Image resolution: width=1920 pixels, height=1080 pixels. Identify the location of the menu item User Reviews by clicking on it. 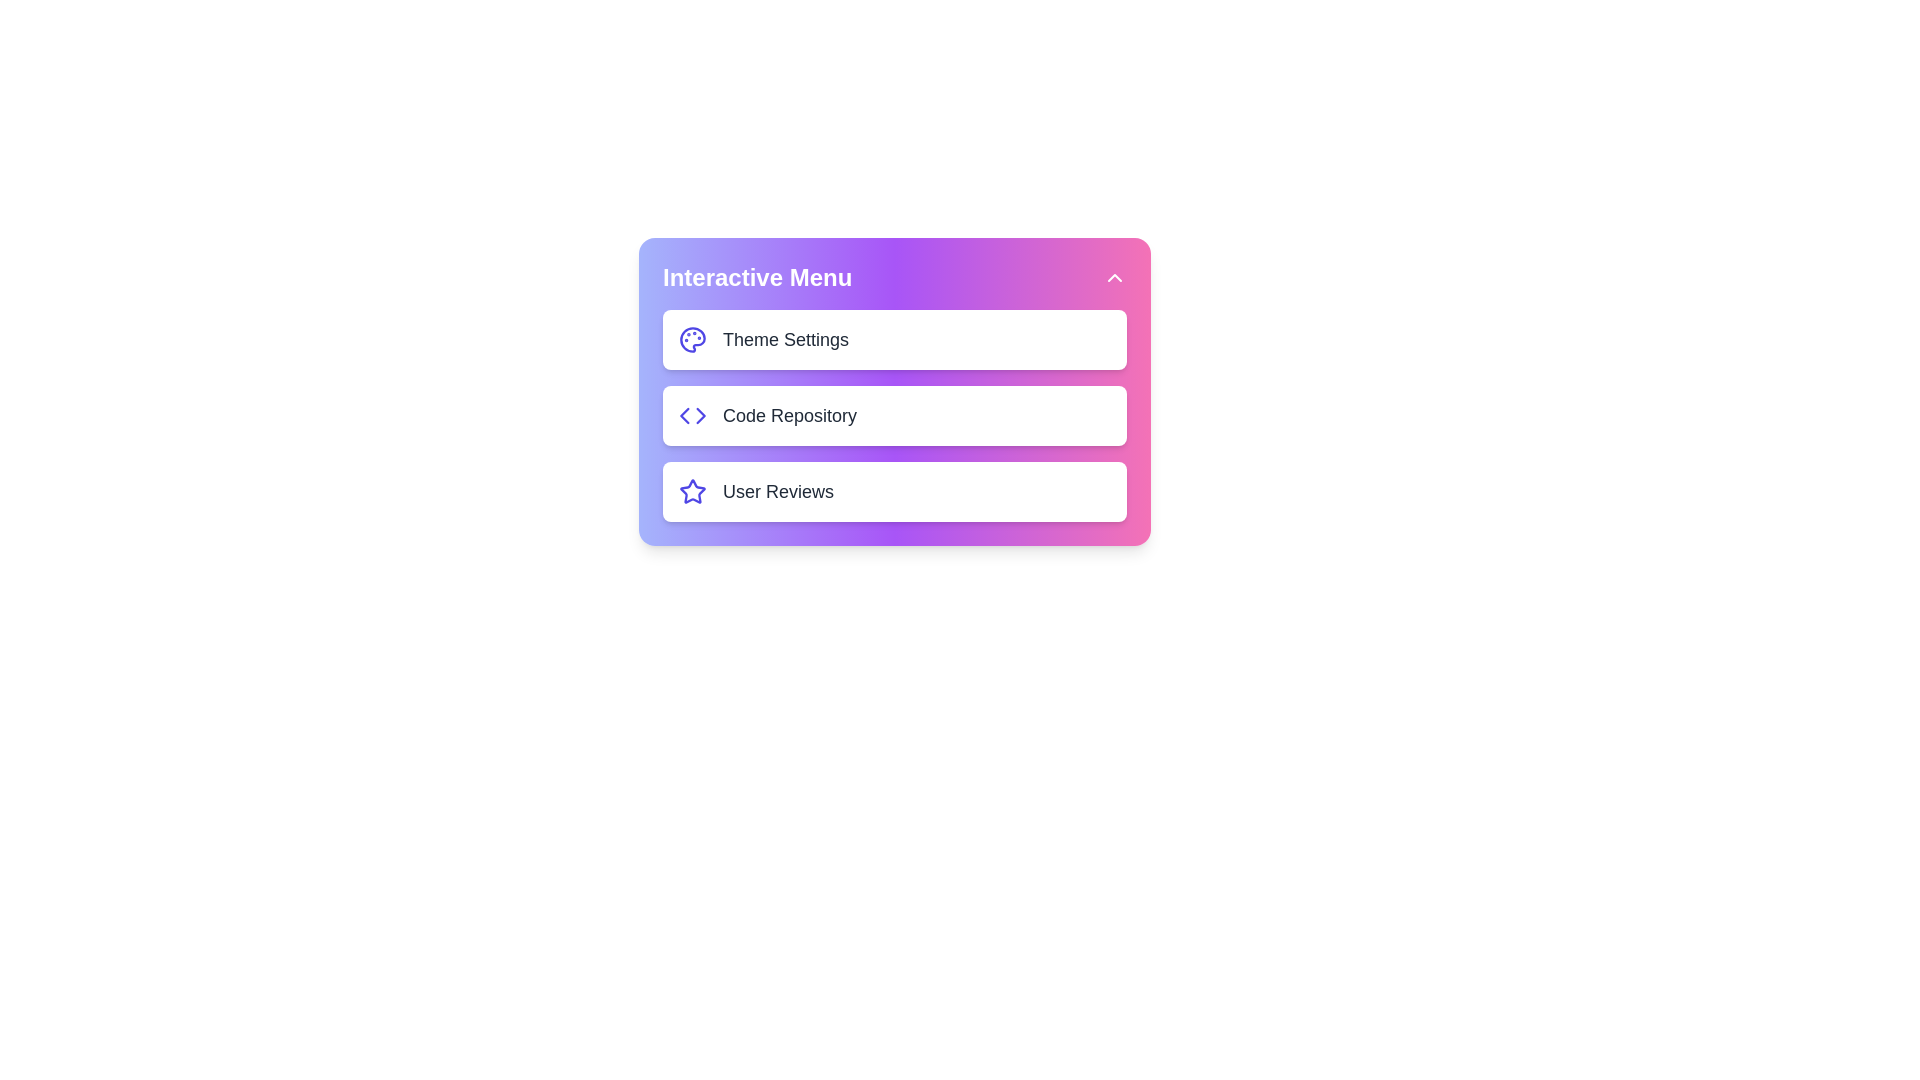
(893, 492).